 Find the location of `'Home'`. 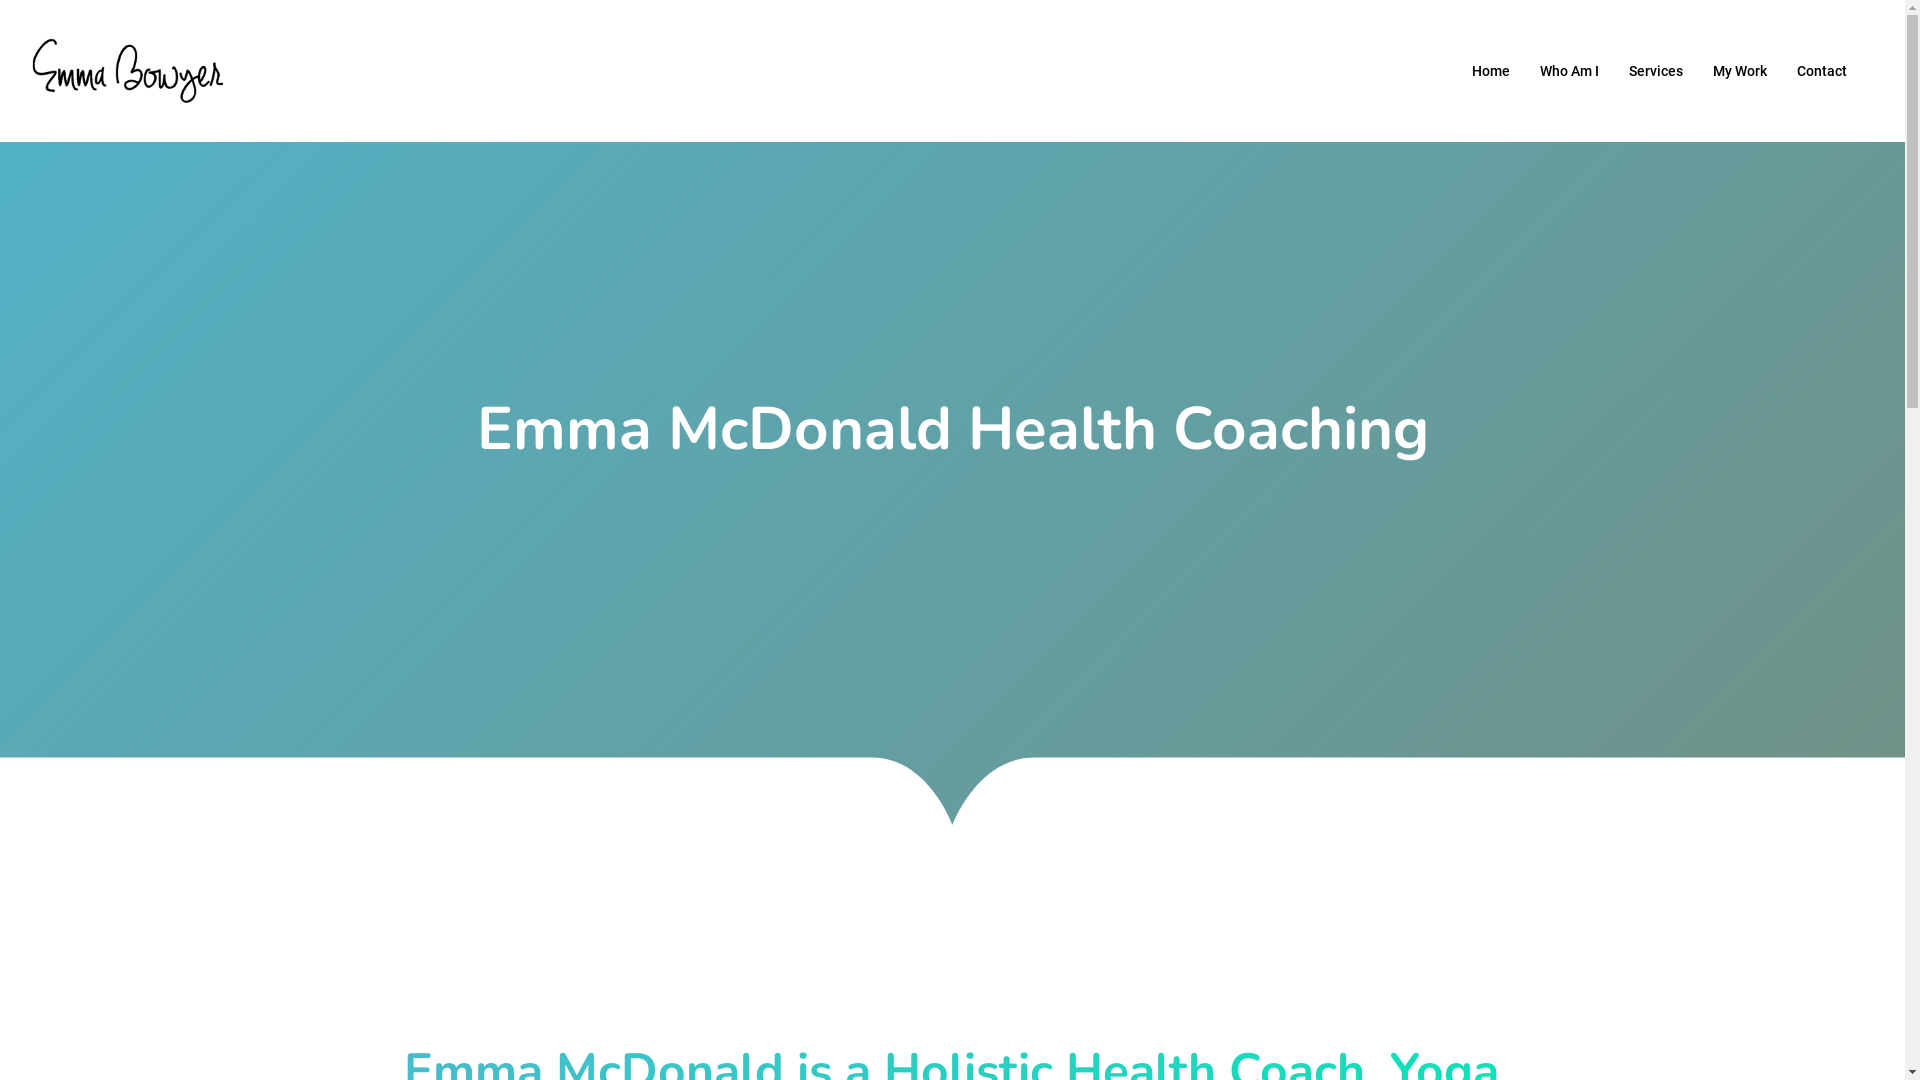

'Home' is located at coordinates (1491, 69).